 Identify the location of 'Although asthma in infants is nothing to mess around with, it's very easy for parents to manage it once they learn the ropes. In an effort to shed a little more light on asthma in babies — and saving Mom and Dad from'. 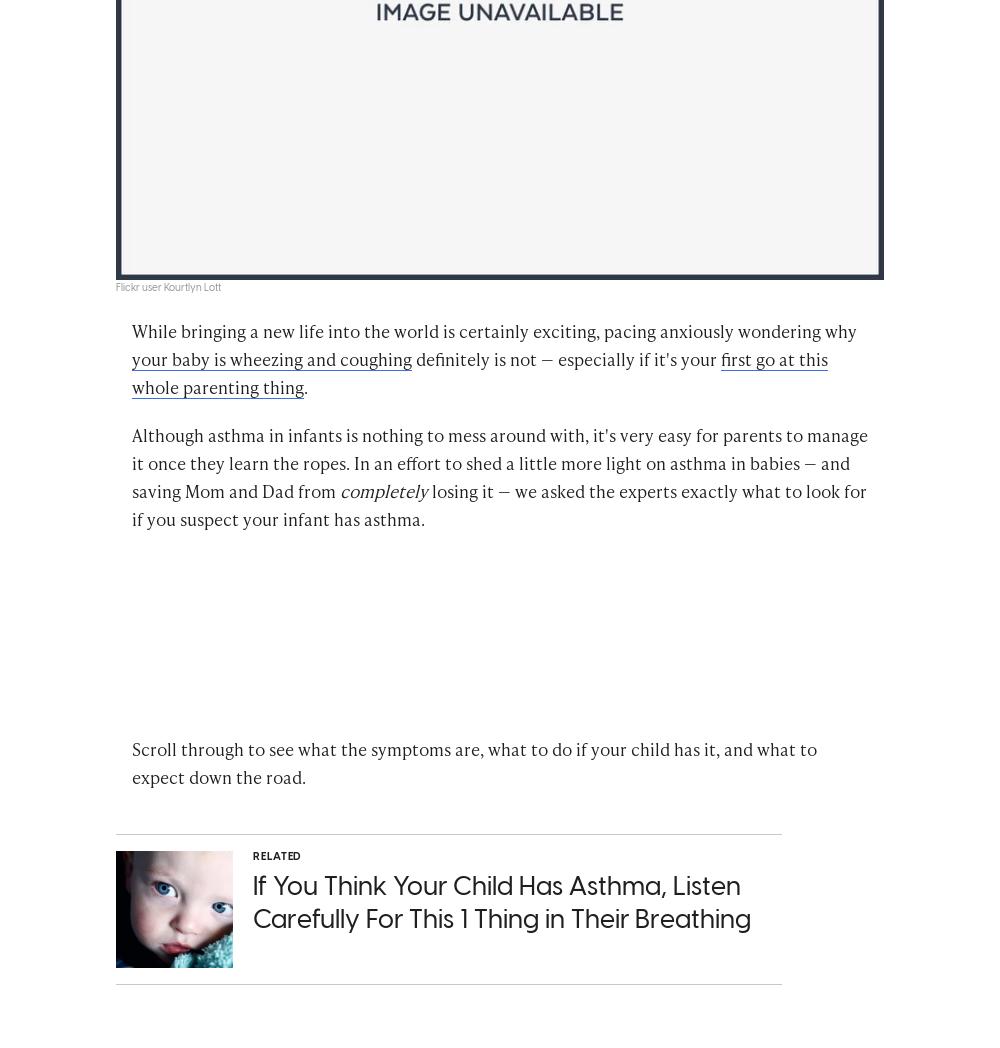
(500, 464).